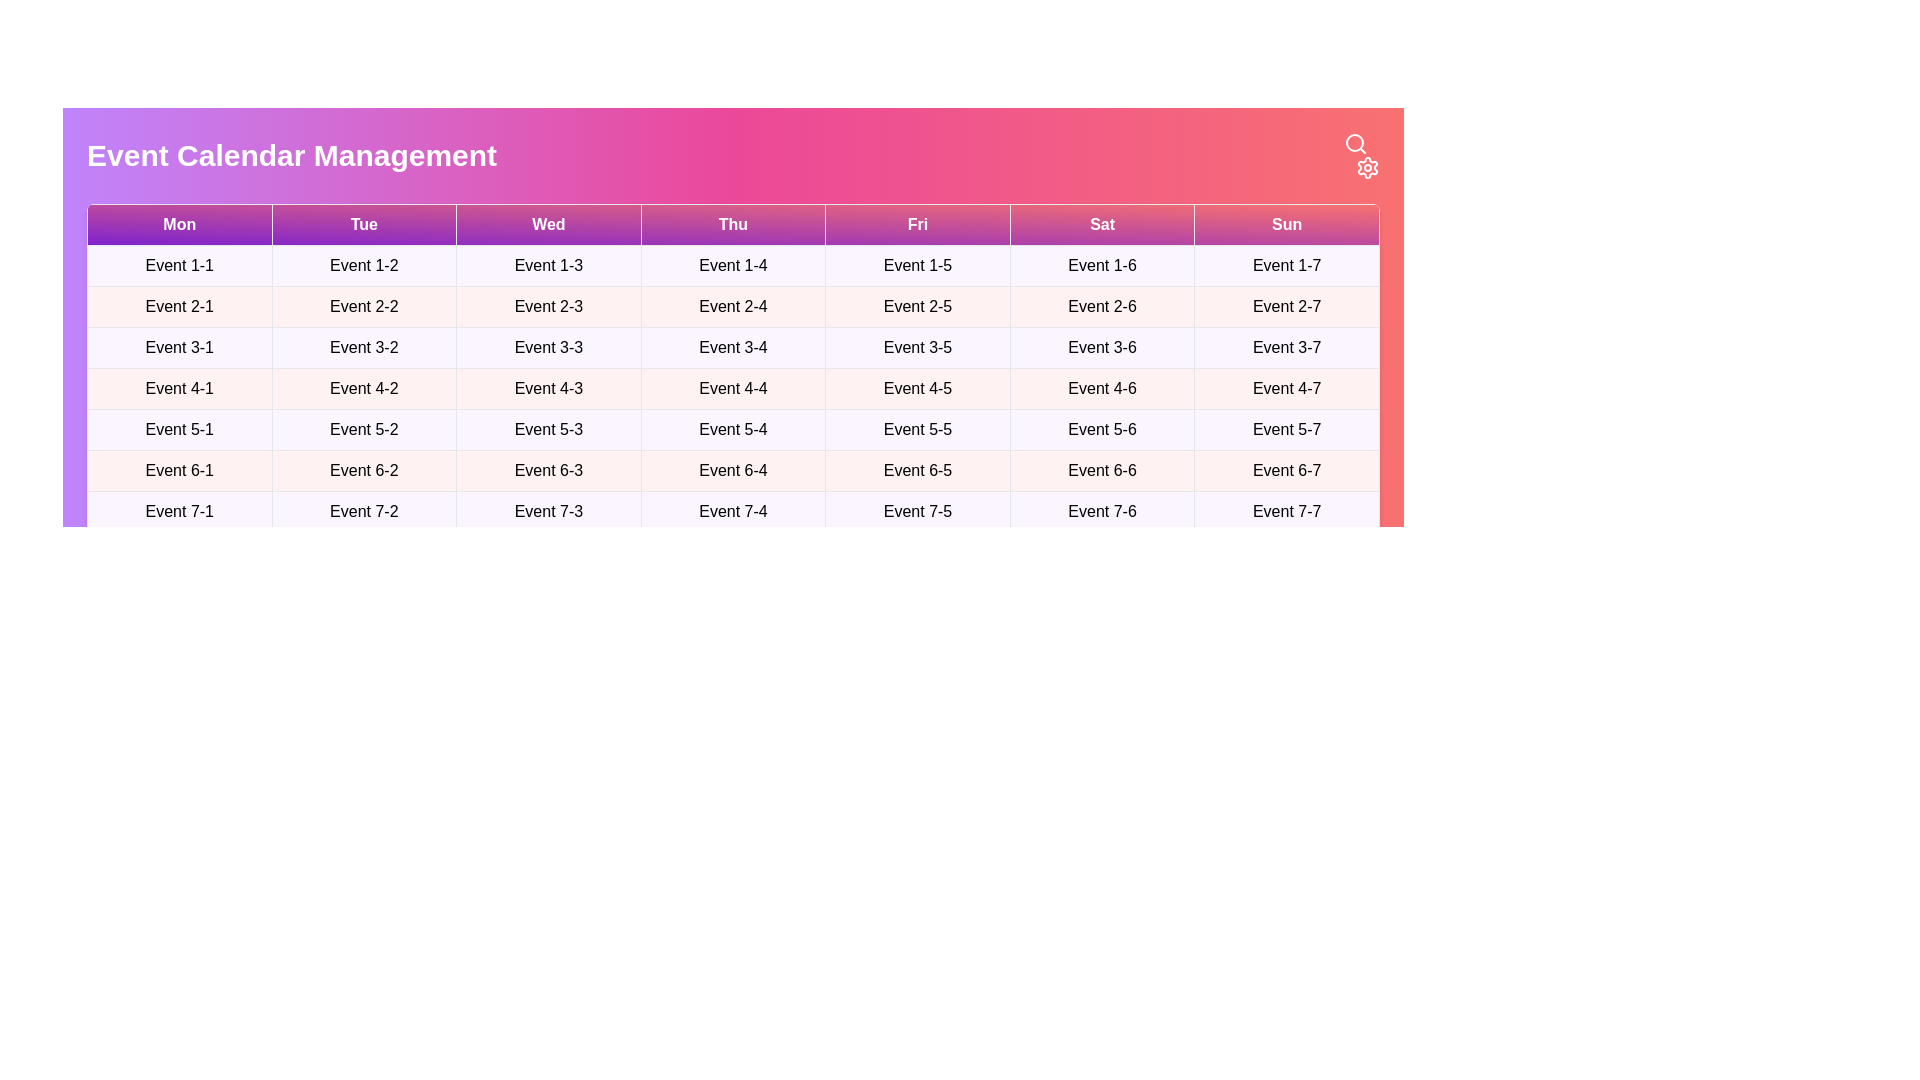 The height and width of the screenshot is (1080, 1920). Describe the element at coordinates (548, 224) in the screenshot. I see `the table header corresponding to Wed` at that location.